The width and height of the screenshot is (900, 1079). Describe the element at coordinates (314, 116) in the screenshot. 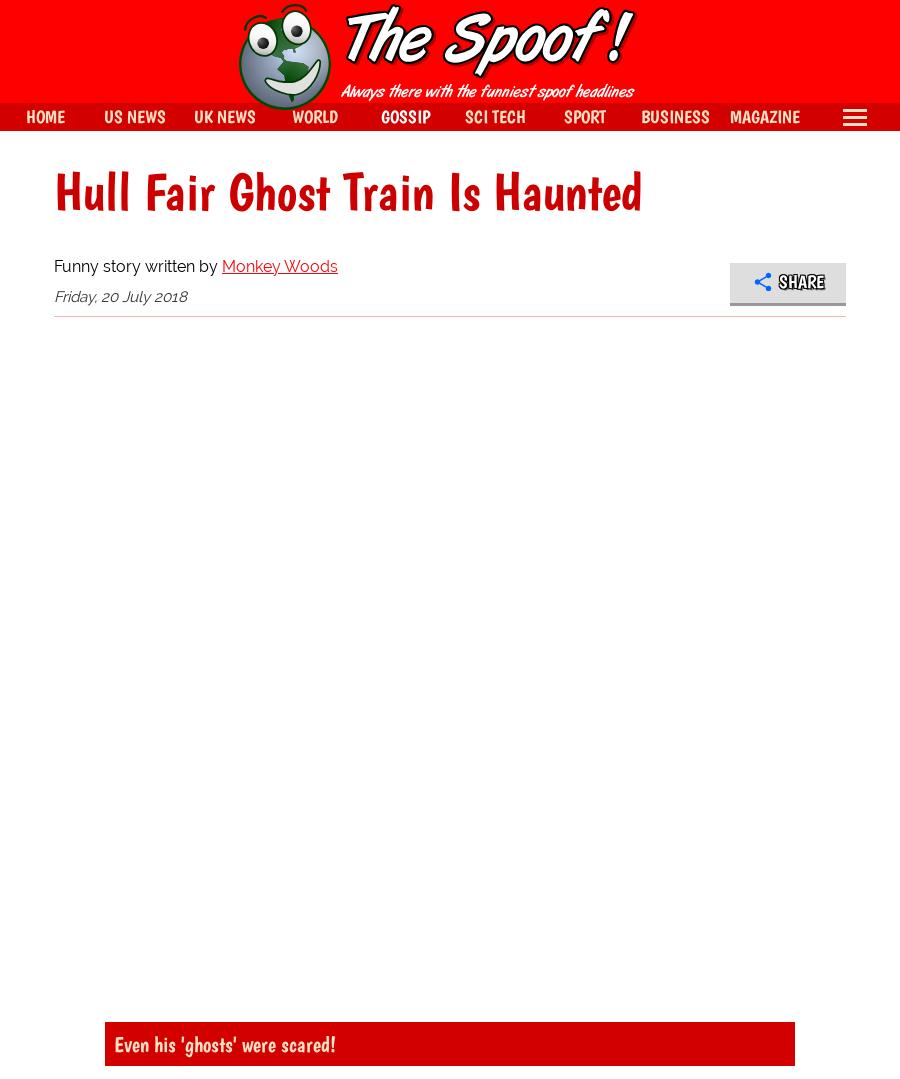

I see `'World'` at that location.